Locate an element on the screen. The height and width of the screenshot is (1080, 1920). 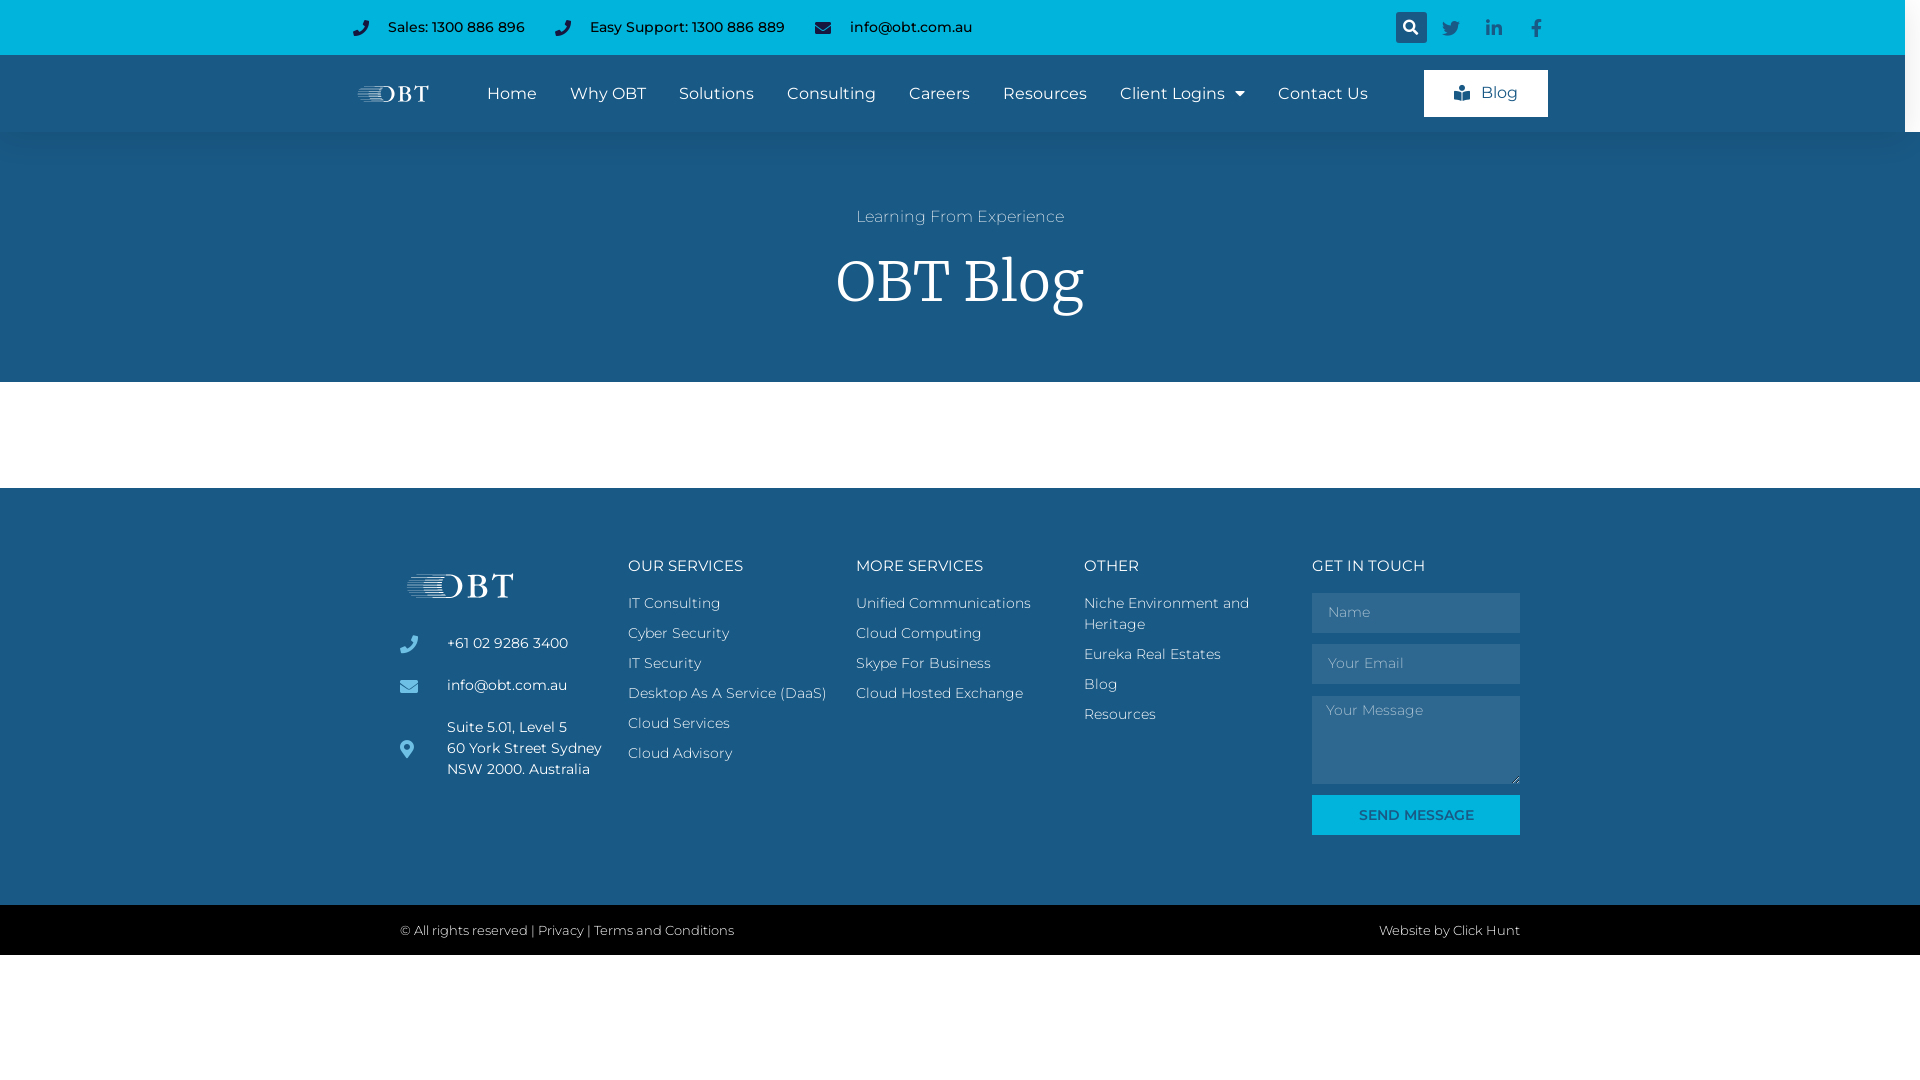
'Client Logins' is located at coordinates (1182, 92).